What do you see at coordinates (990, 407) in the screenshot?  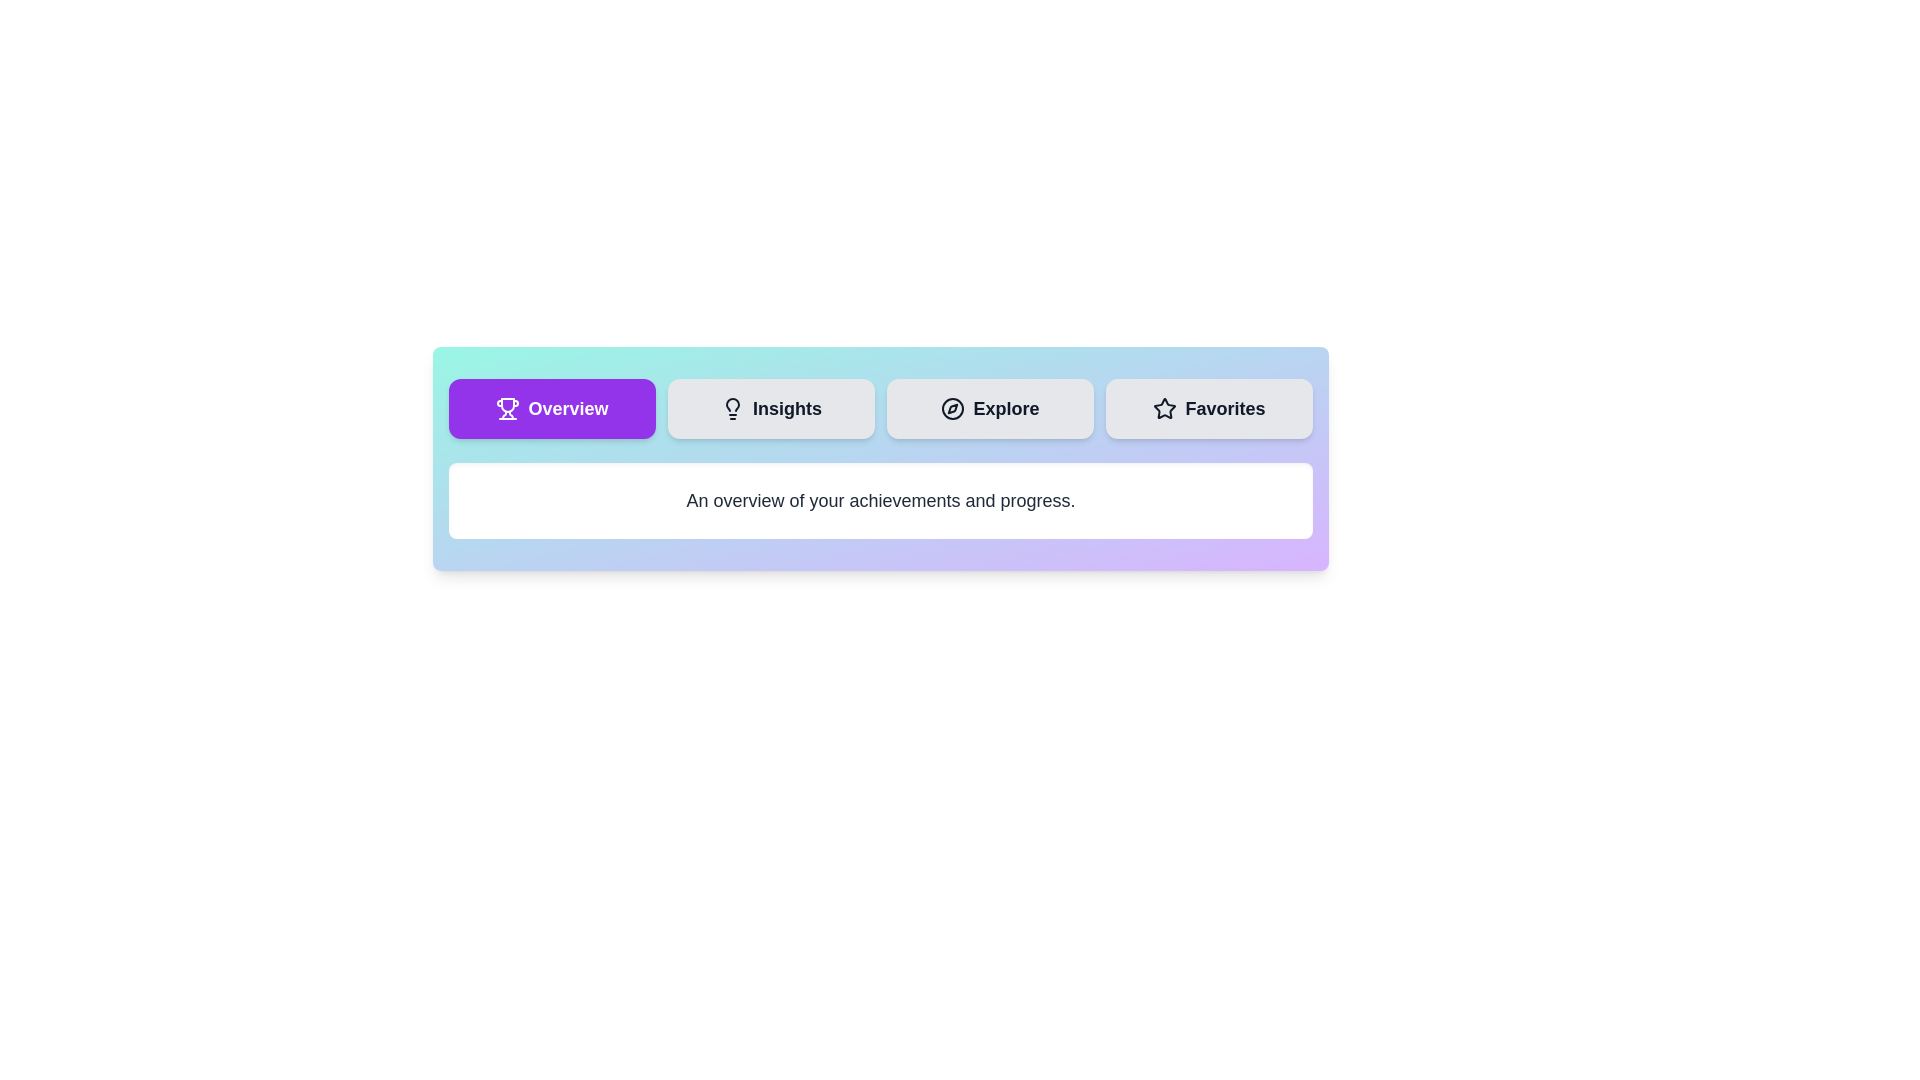 I see `the Explore tab to view its content` at bounding box center [990, 407].